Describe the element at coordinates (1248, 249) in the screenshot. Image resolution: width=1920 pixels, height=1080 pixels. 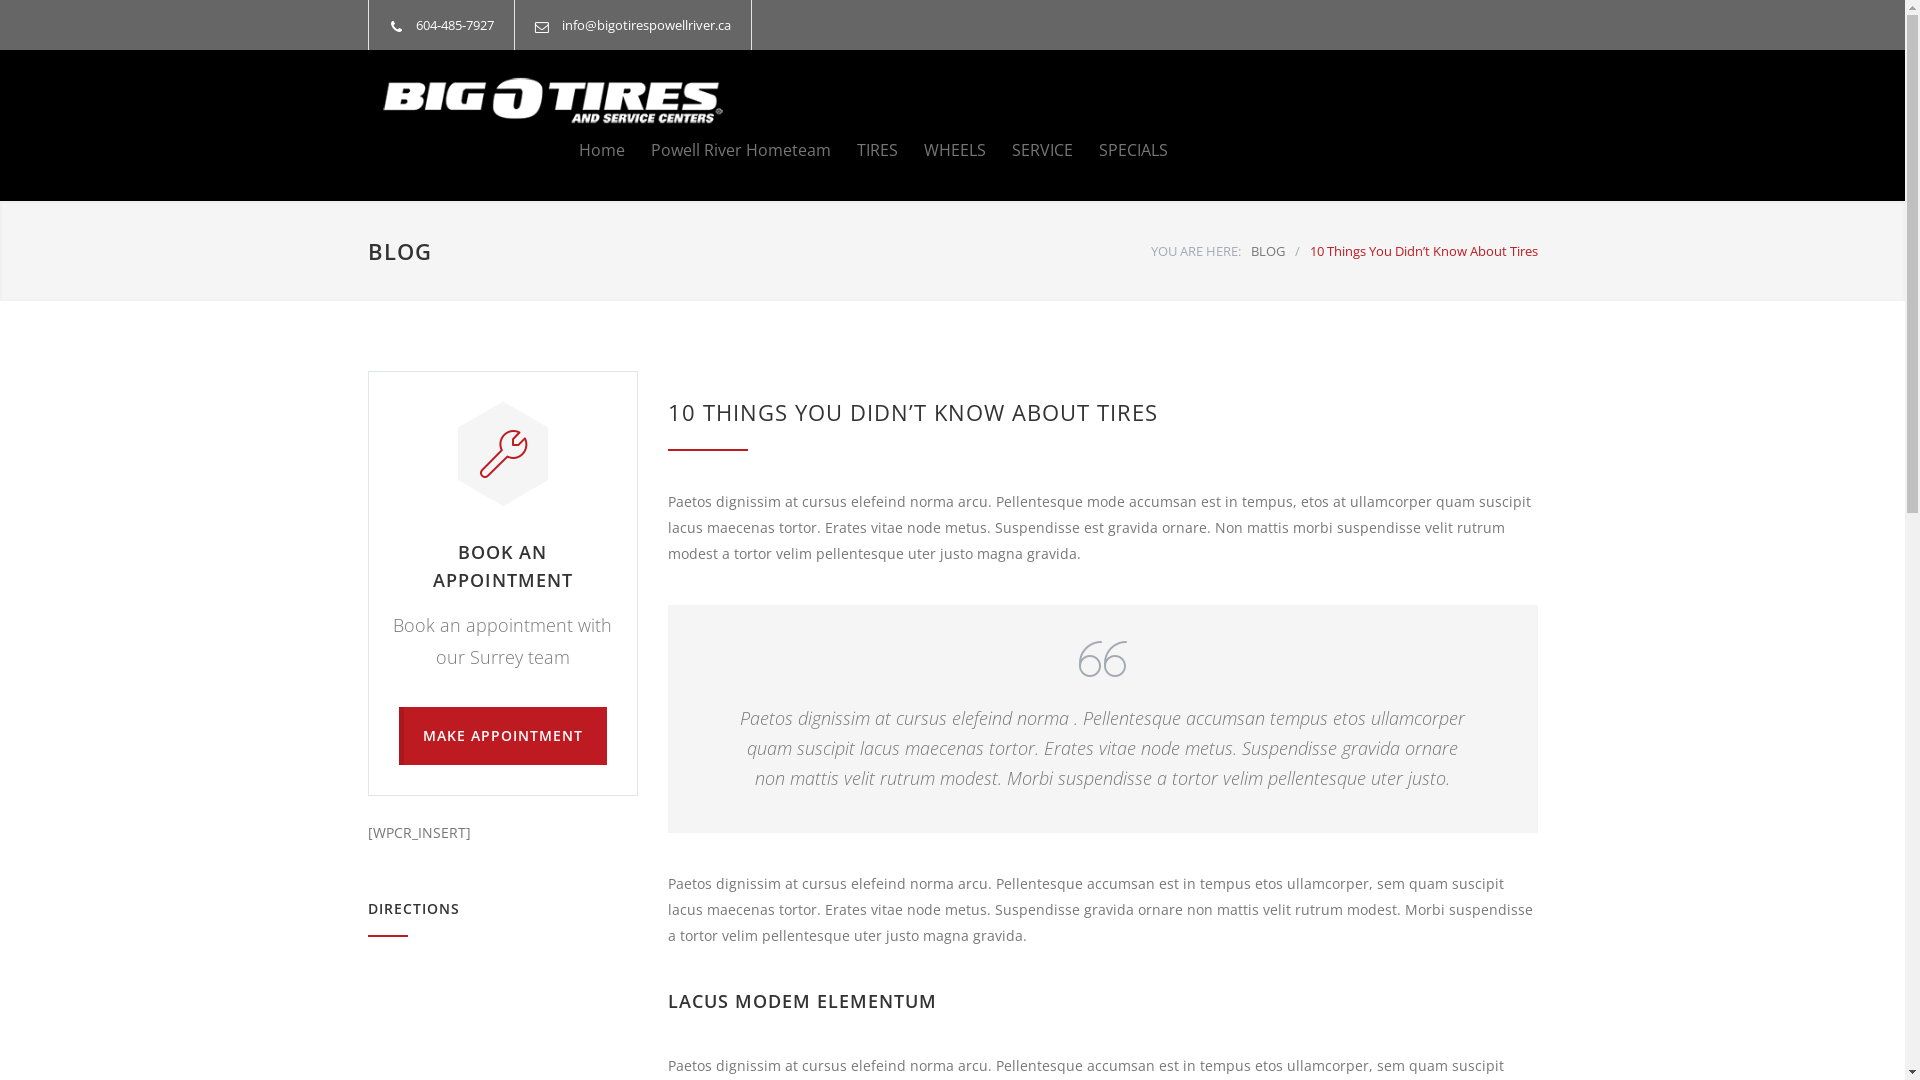
I see `'BLOG'` at that location.